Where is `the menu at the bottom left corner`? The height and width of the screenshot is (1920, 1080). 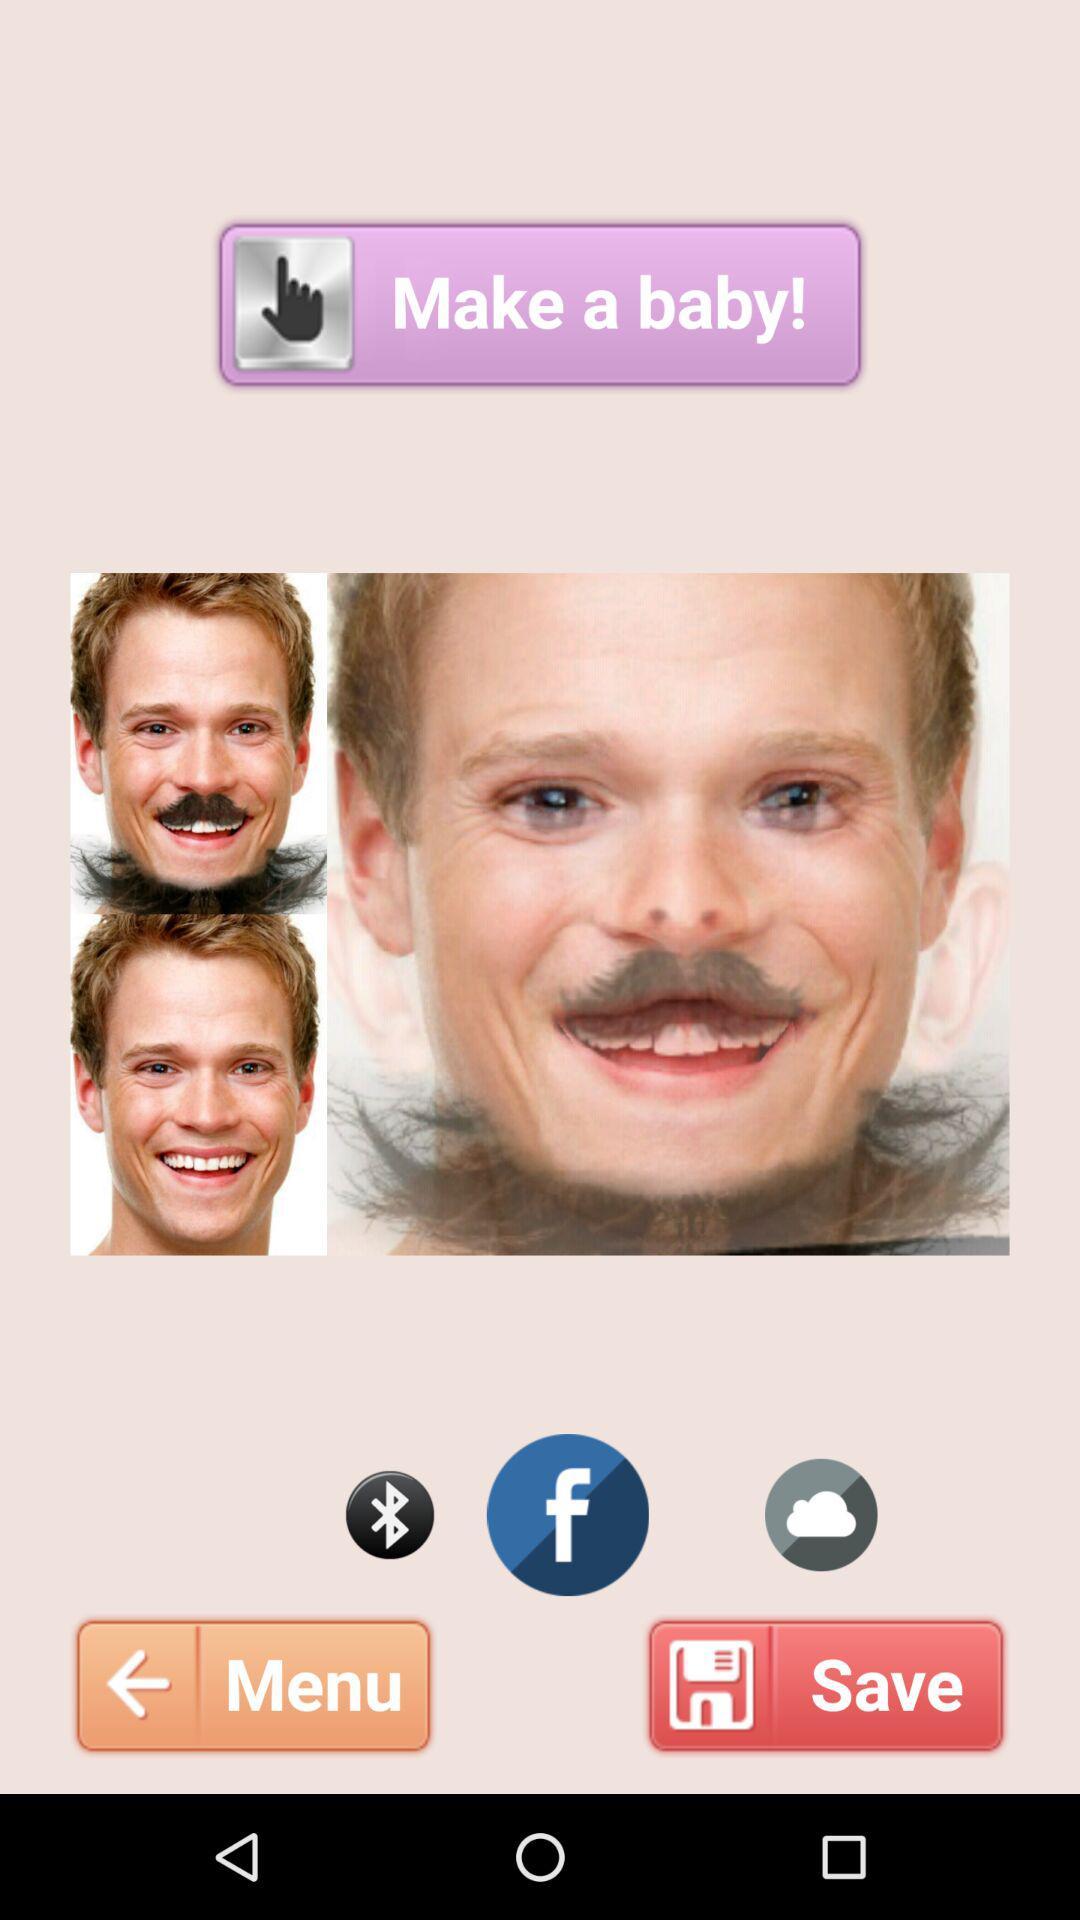
the menu at the bottom left corner is located at coordinates (252, 1684).